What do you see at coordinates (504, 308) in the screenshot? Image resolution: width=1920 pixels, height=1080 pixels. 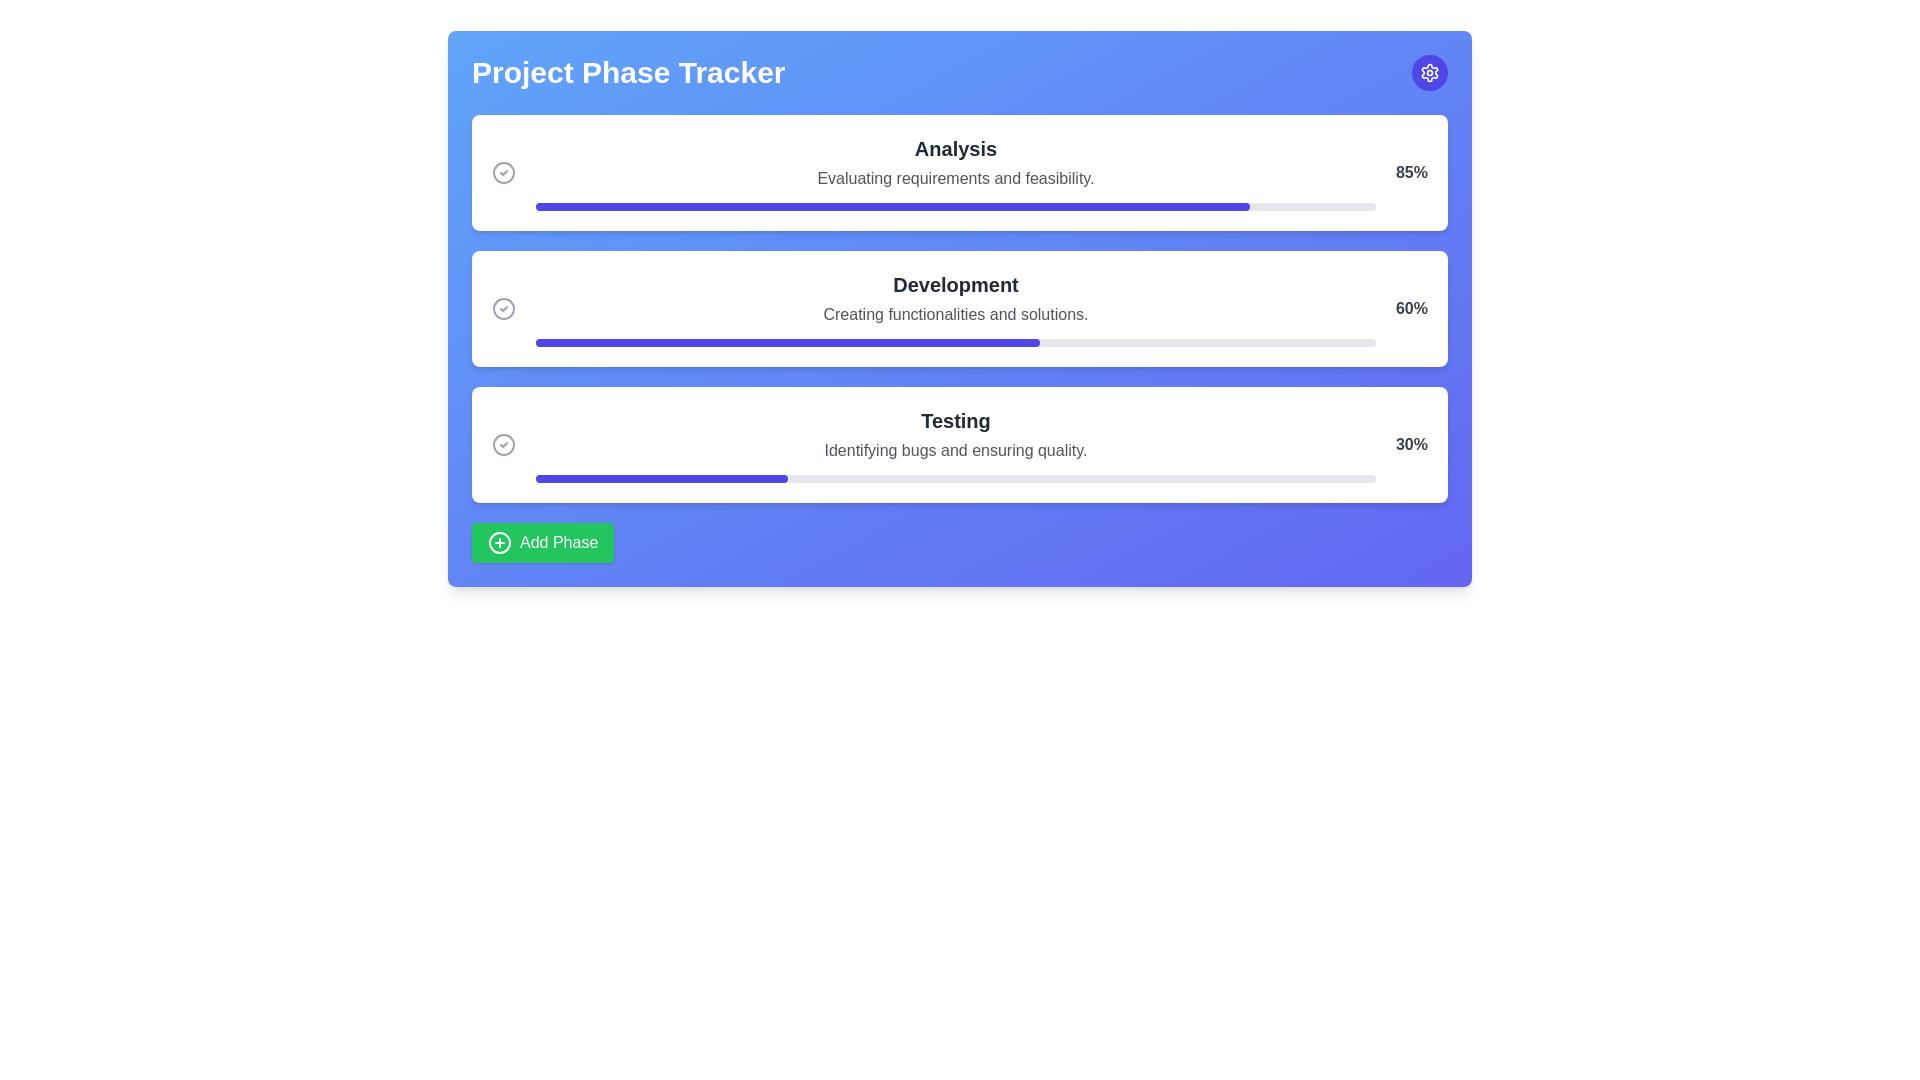 I see `the graphical SVG circle element representing a status or checklist icon in the 'Development' section of the progress tracker interface` at bounding box center [504, 308].